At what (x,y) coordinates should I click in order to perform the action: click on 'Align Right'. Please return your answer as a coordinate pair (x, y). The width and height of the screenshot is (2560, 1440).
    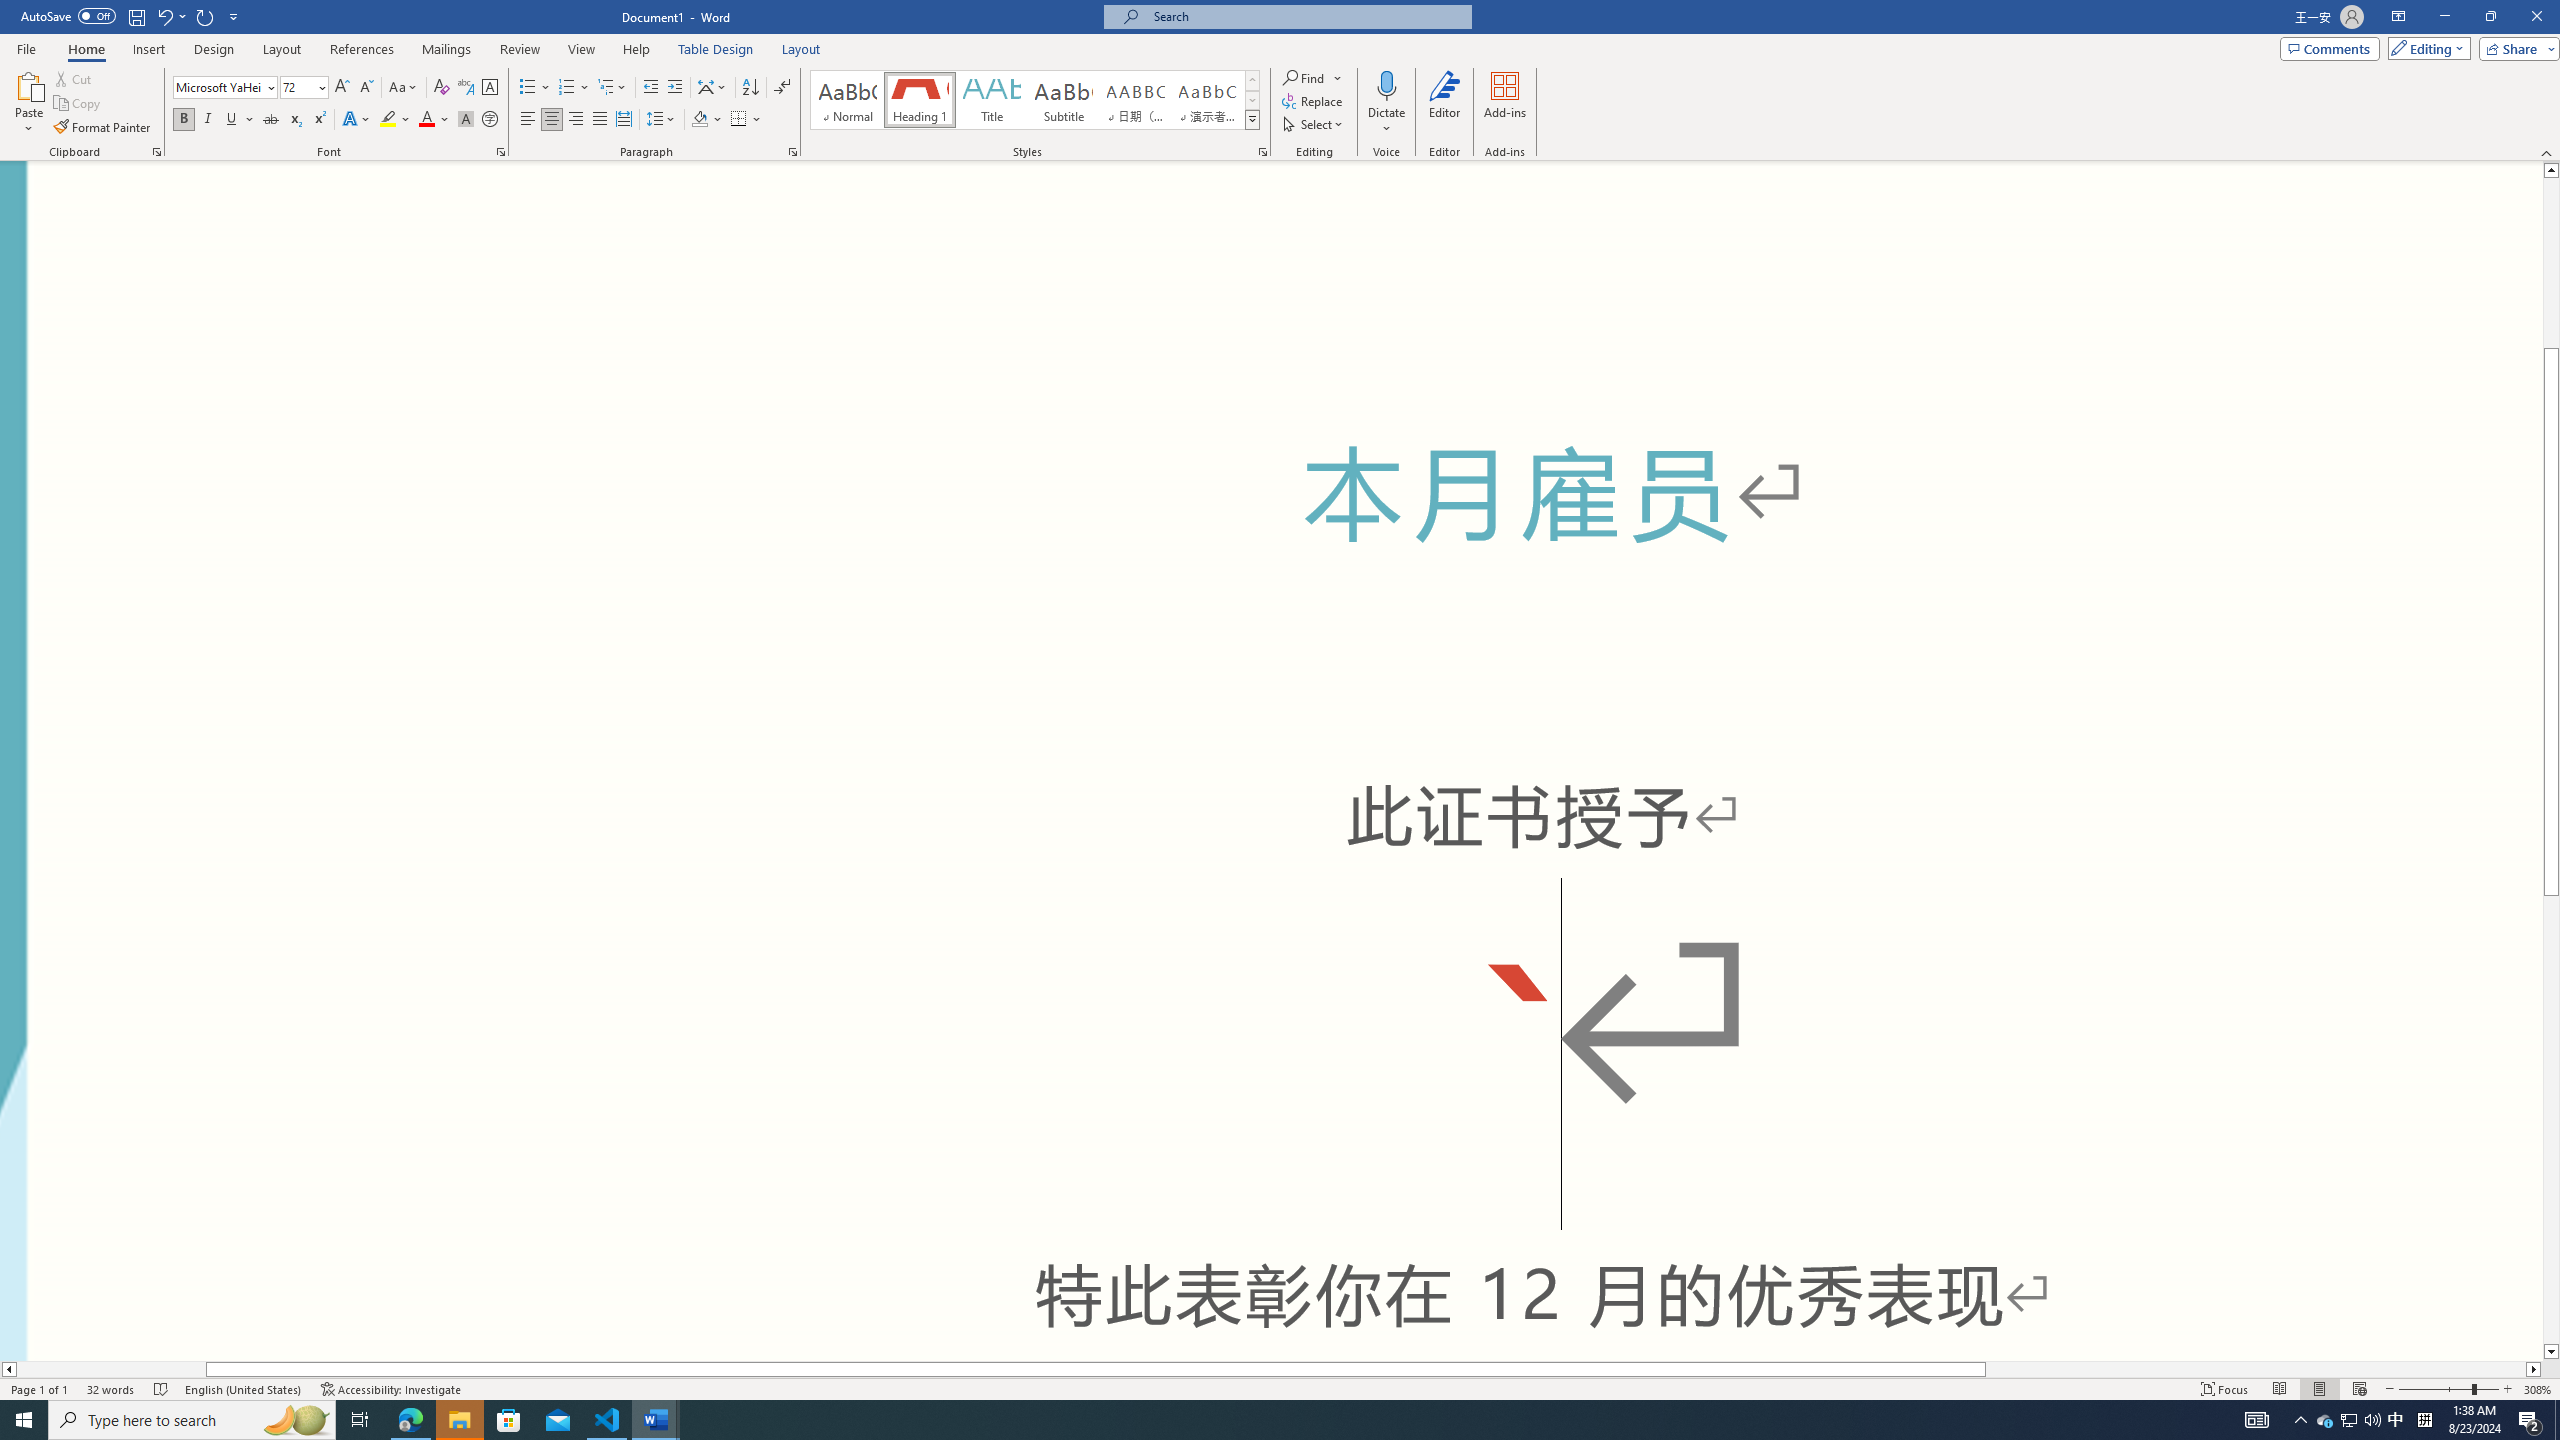
    Looking at the image, I should click on (575, 118).